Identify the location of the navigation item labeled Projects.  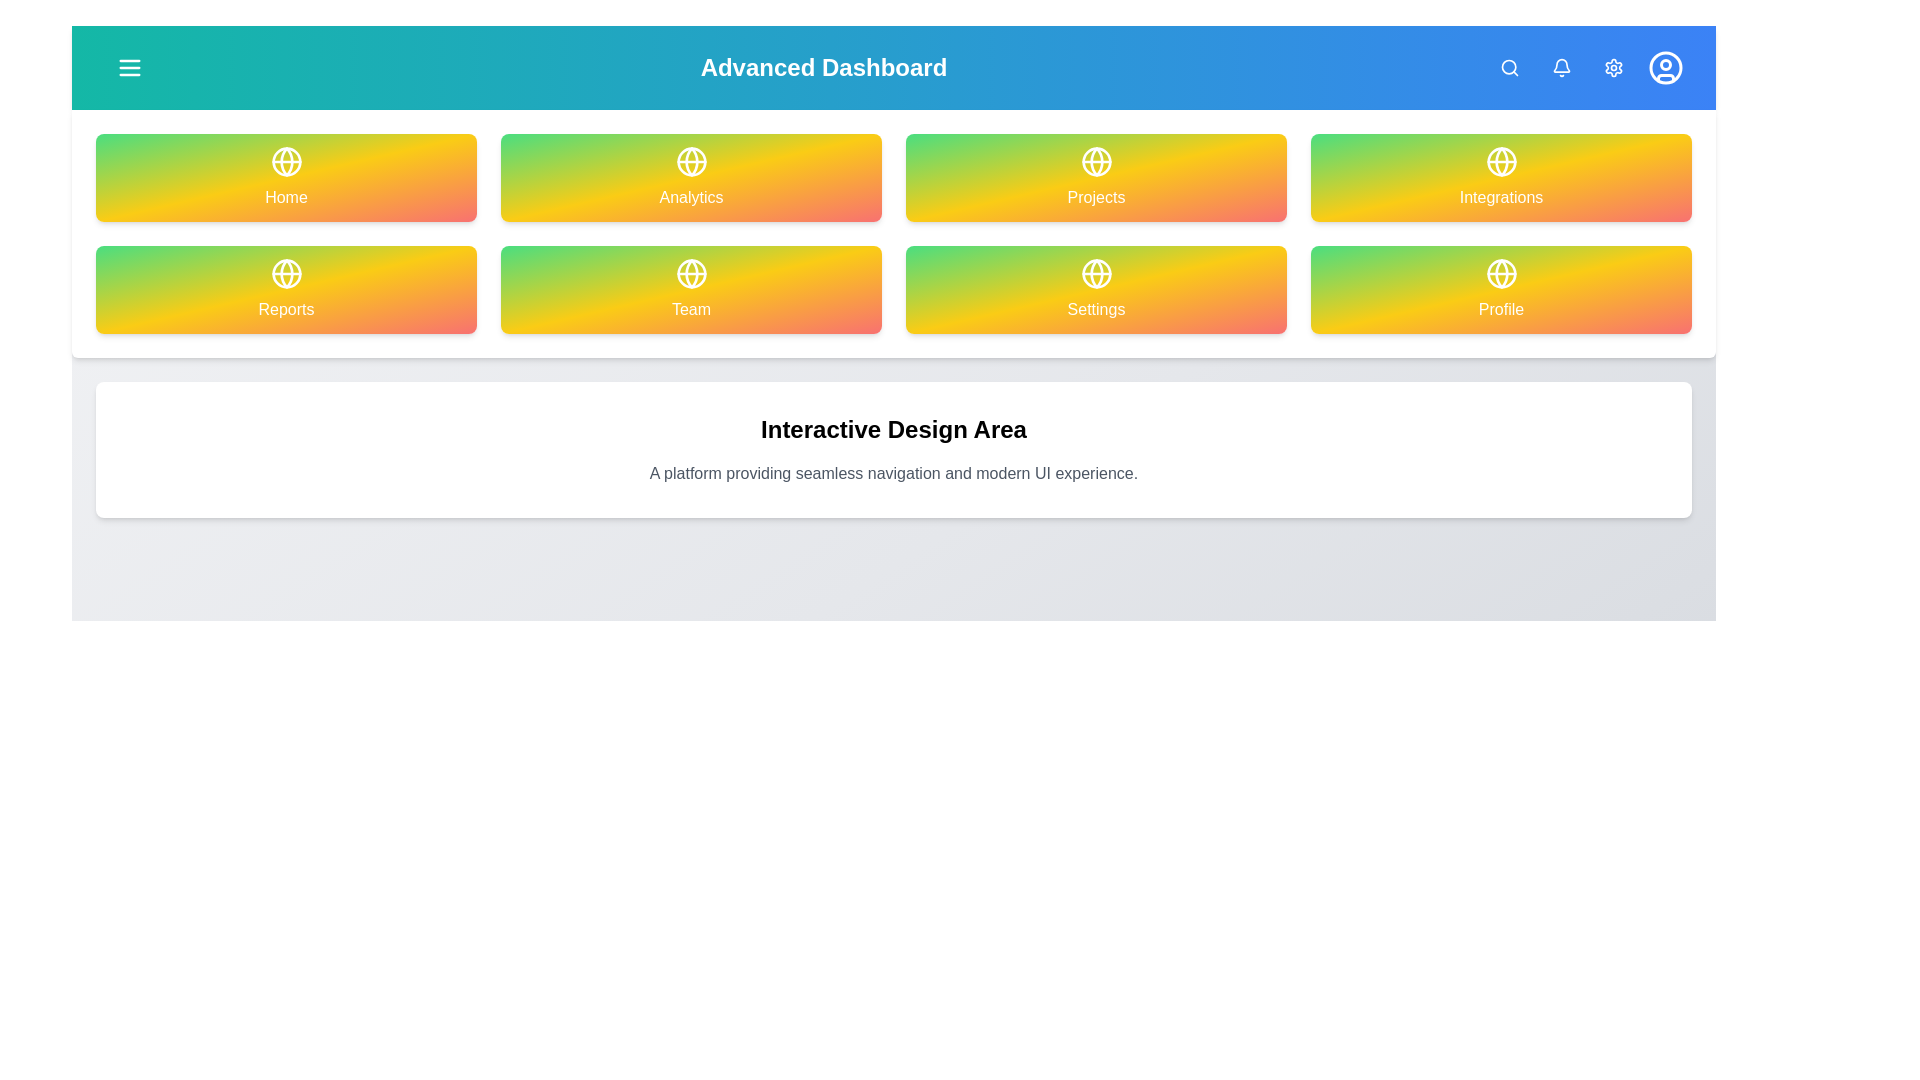
(1095, 176).